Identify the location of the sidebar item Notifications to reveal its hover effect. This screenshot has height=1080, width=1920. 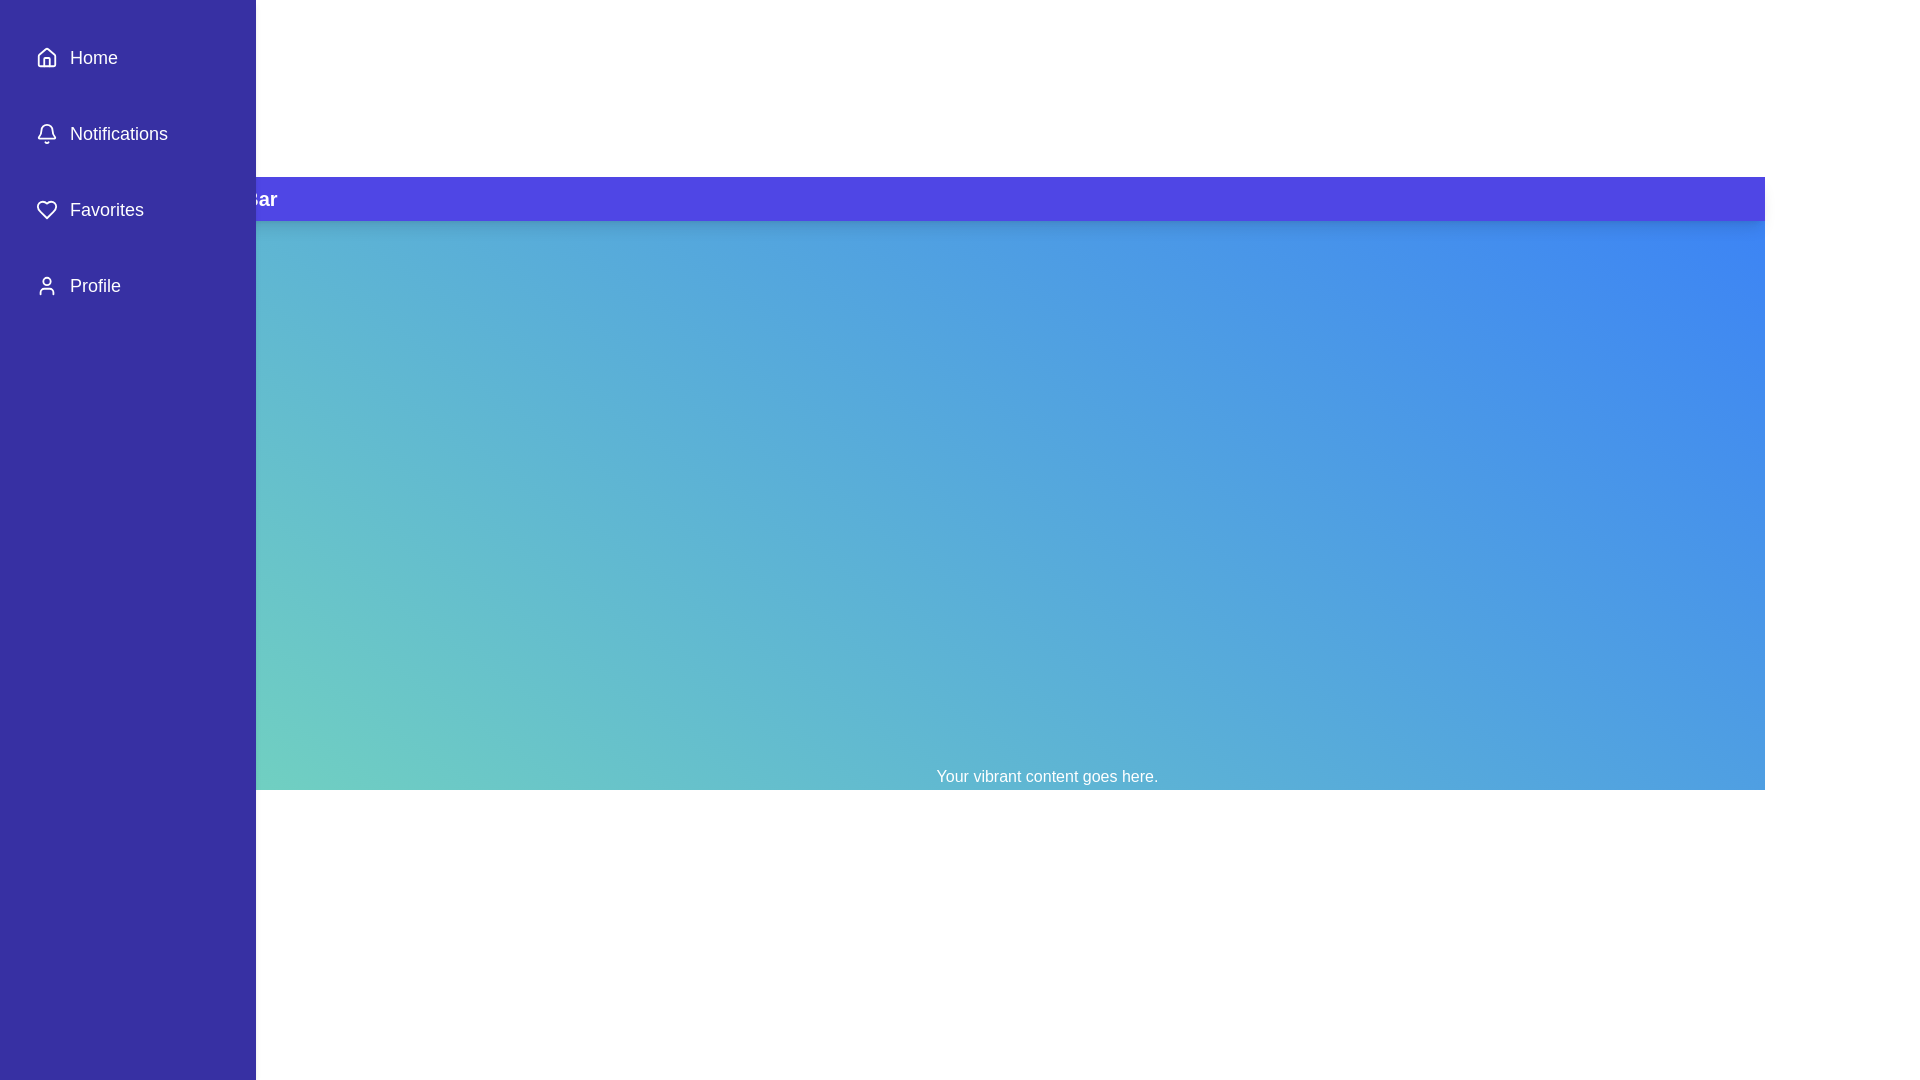
(127, 134).